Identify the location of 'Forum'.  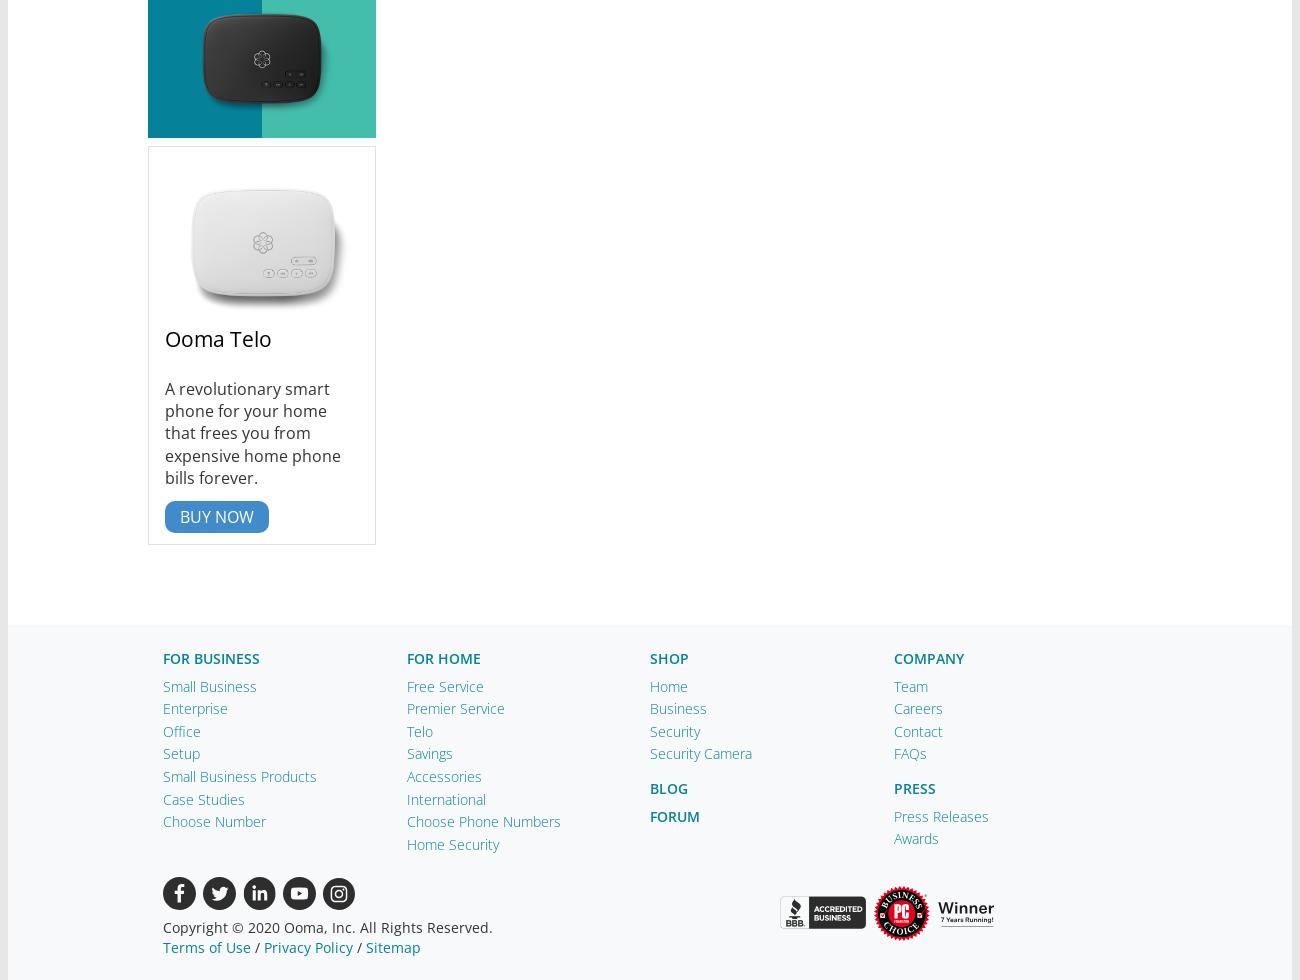
(673, 815).